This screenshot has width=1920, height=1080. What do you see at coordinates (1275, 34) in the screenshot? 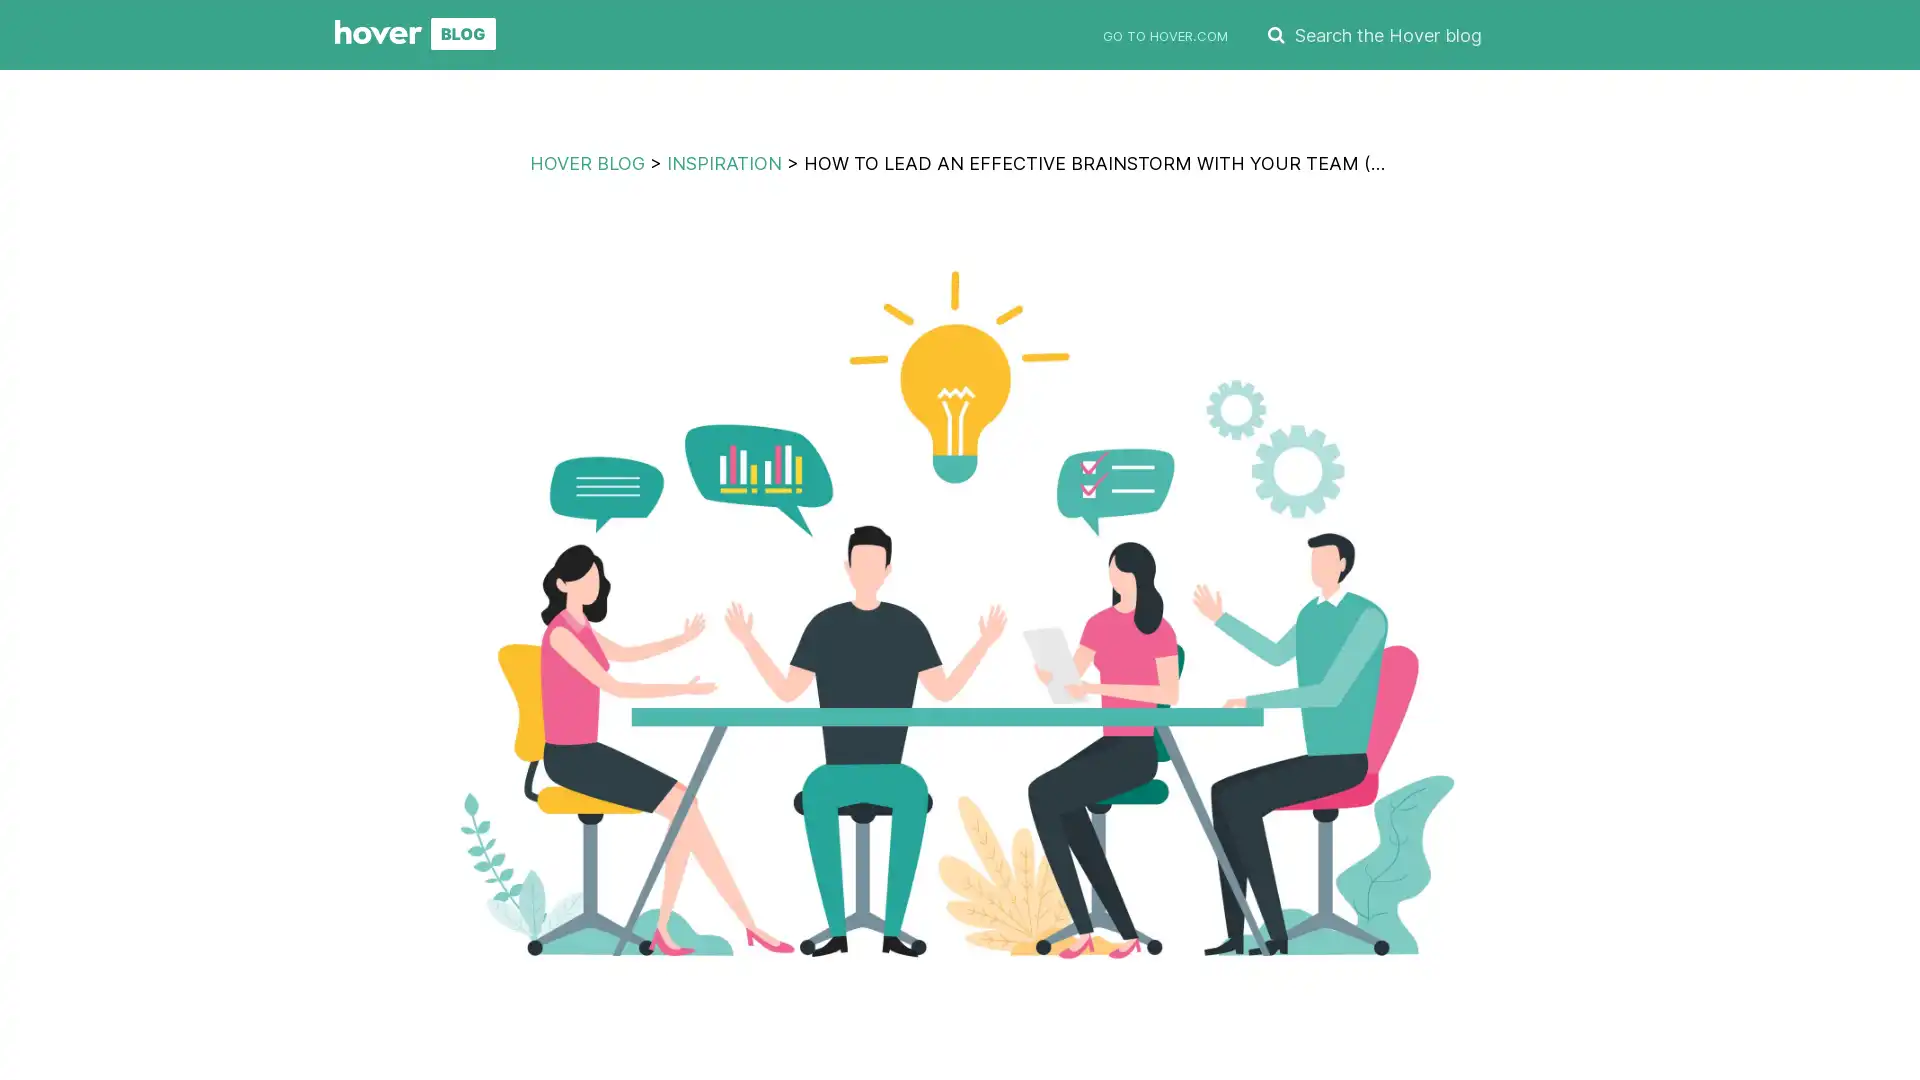
I see `SEARCH` at bounding box center [1275, 34].